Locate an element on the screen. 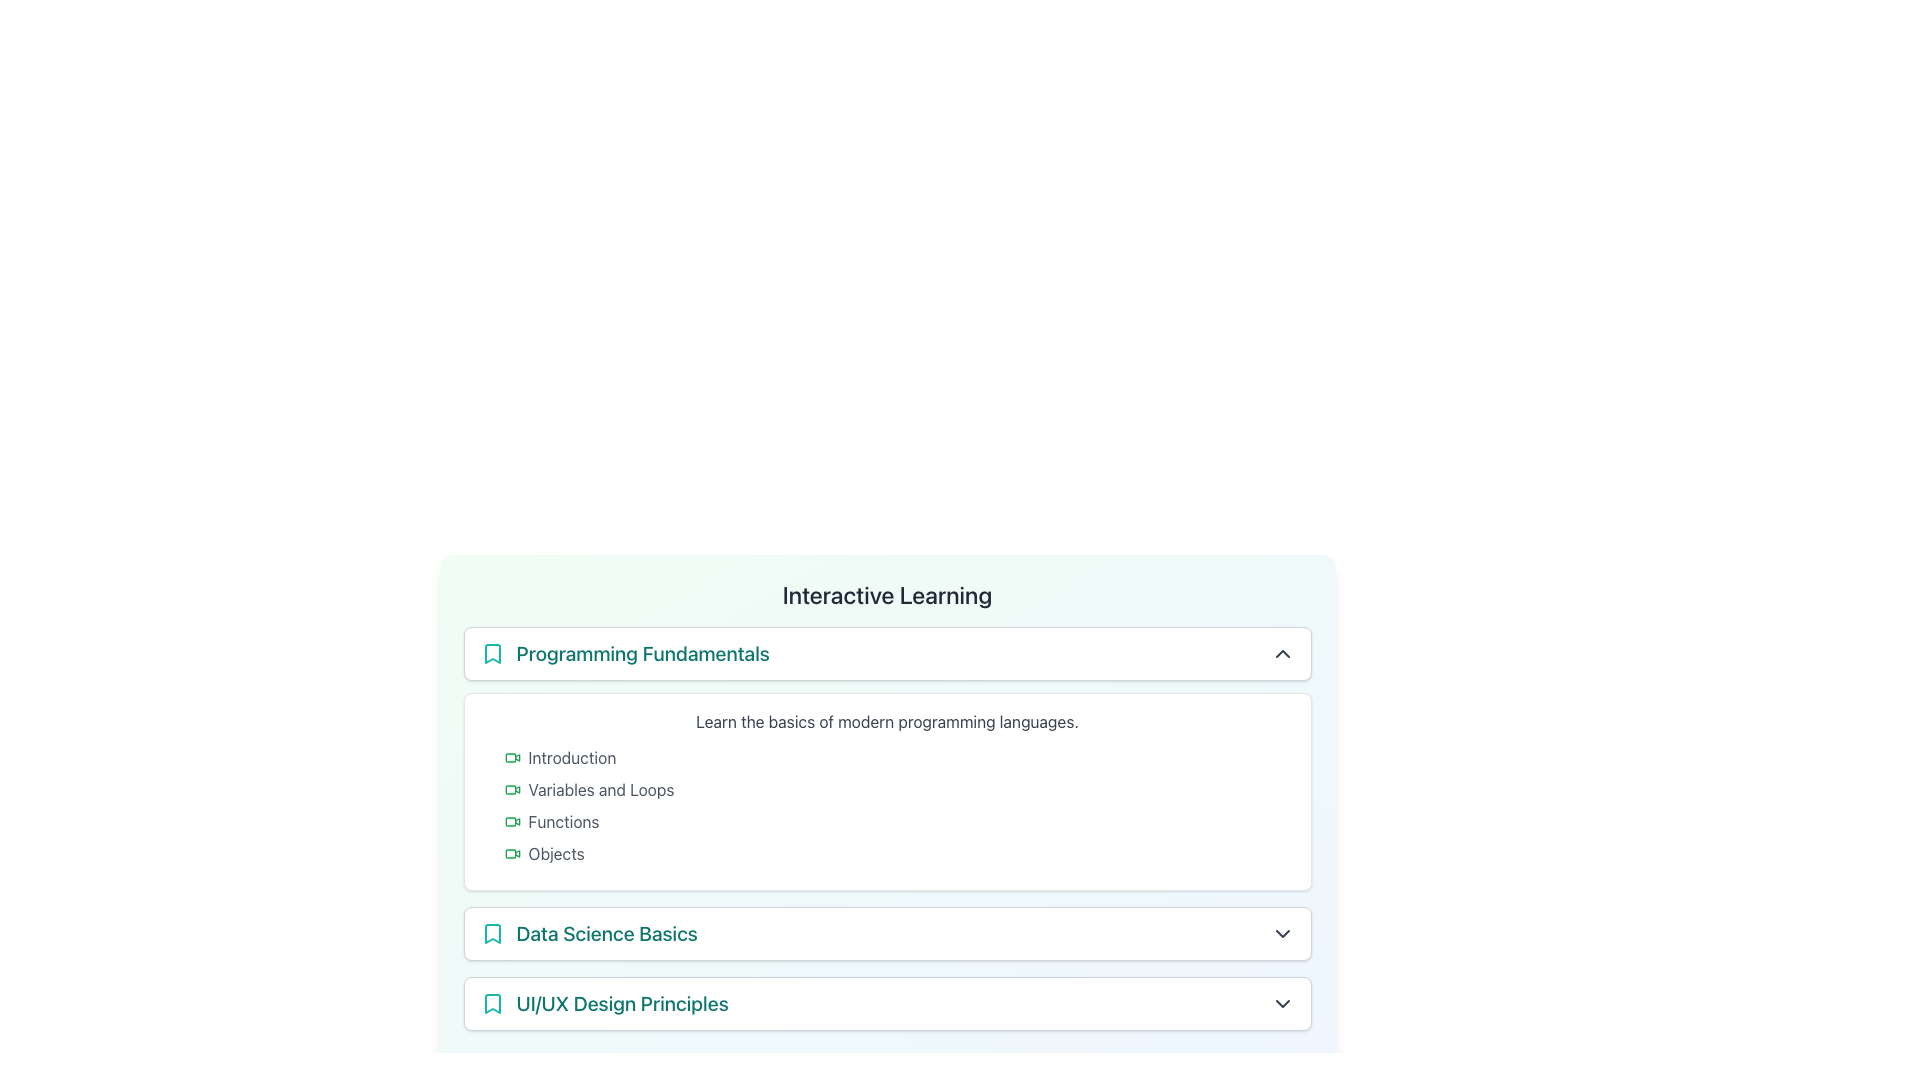 Image resolution: width=1920 pixels, height=1080 pixels. the text label displaying 'UI/UX Design Principles' using assistive tools, which is positioned adjacent to a bookmark icon within a card section is located at coordinates (603, 1003).